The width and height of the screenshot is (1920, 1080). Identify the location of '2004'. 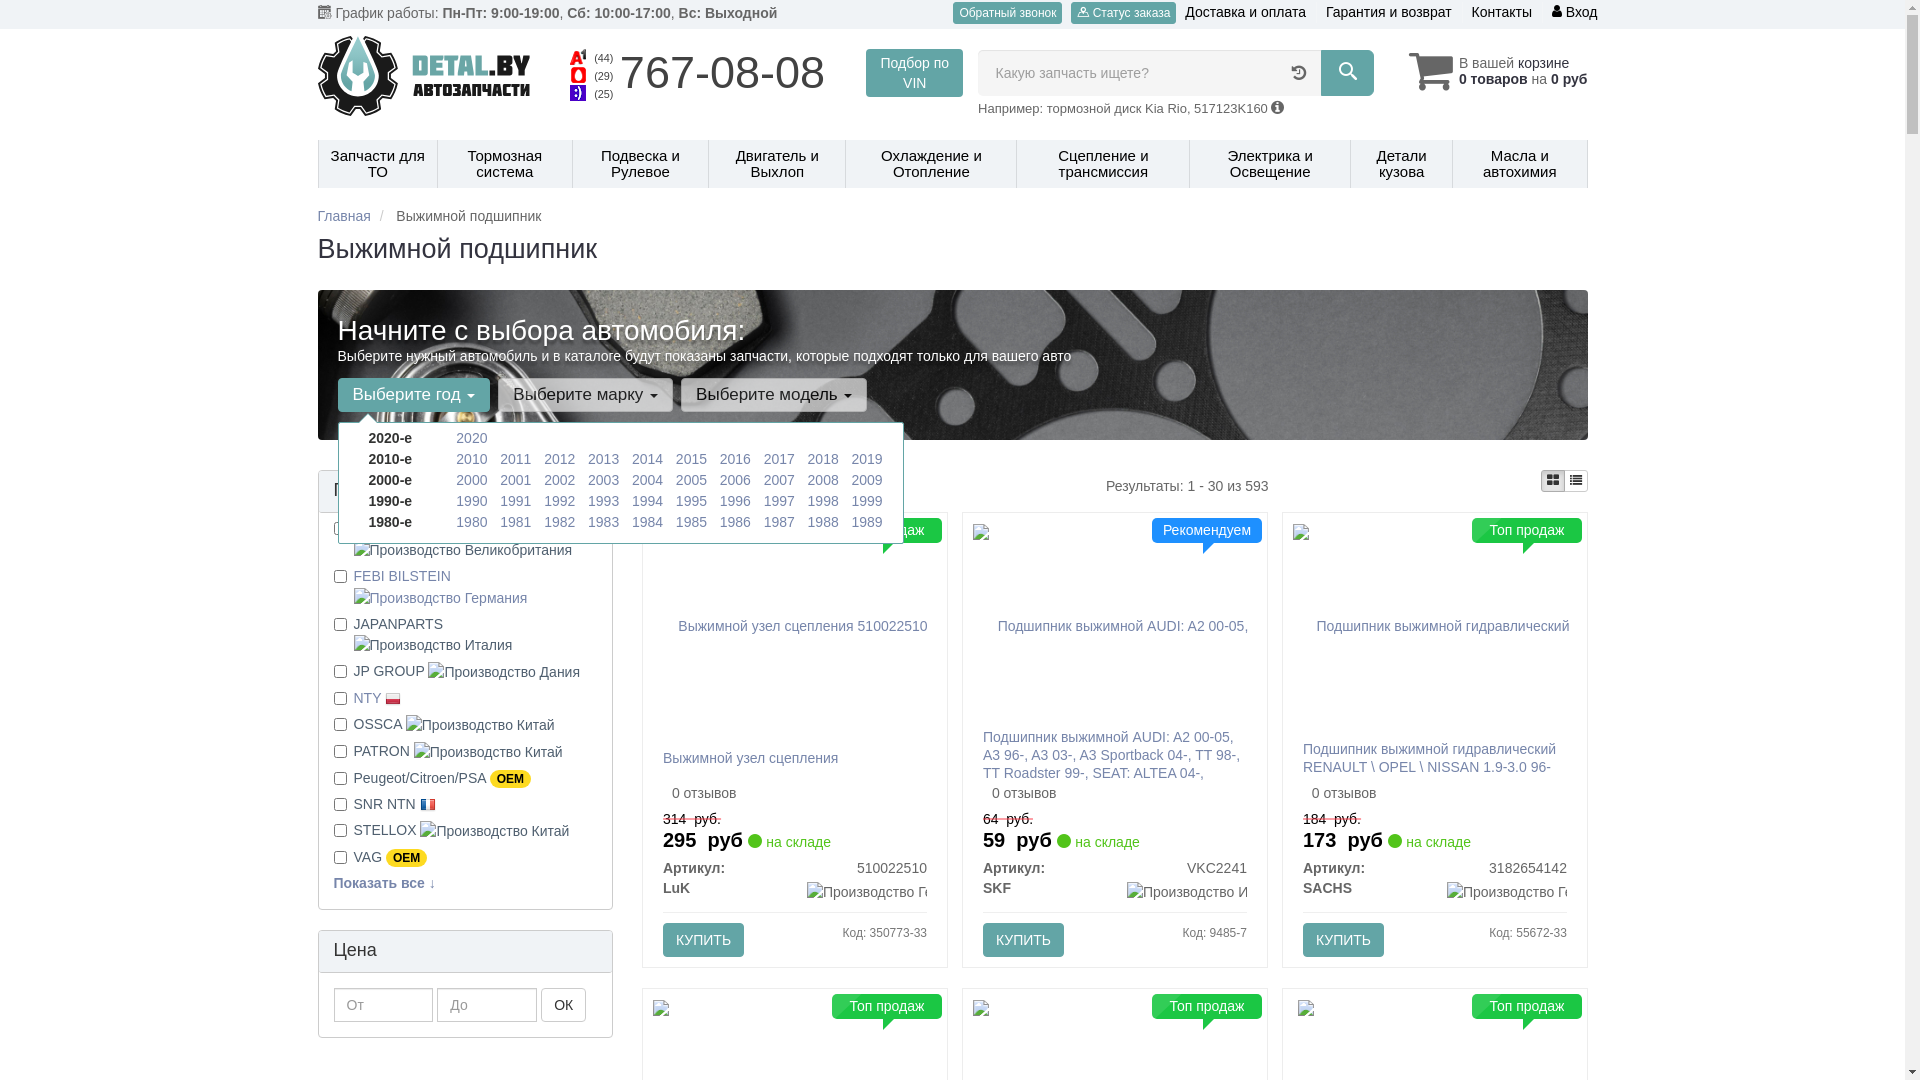
(647, 479).